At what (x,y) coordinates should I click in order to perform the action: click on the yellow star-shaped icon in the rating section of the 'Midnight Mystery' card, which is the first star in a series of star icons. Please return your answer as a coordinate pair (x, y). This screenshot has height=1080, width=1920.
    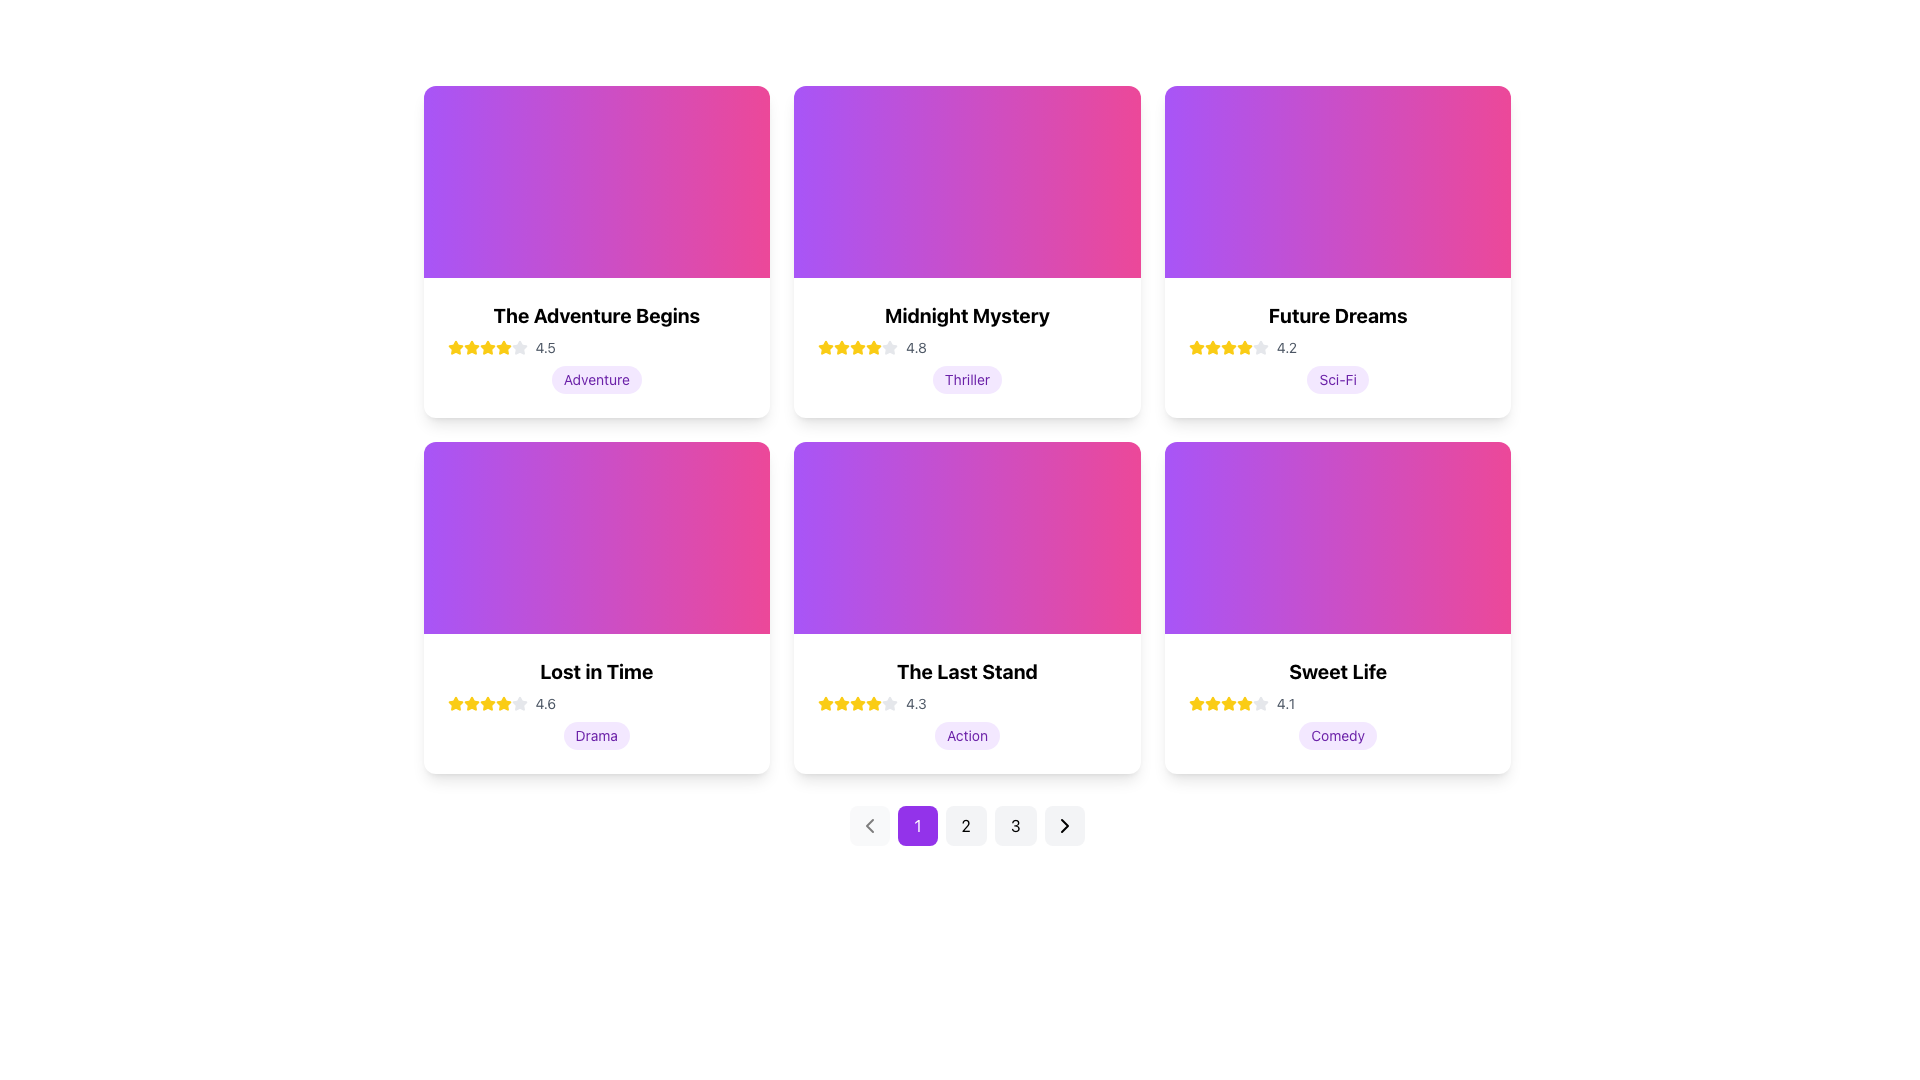
    Looking at the image, I should click on (842, 346).